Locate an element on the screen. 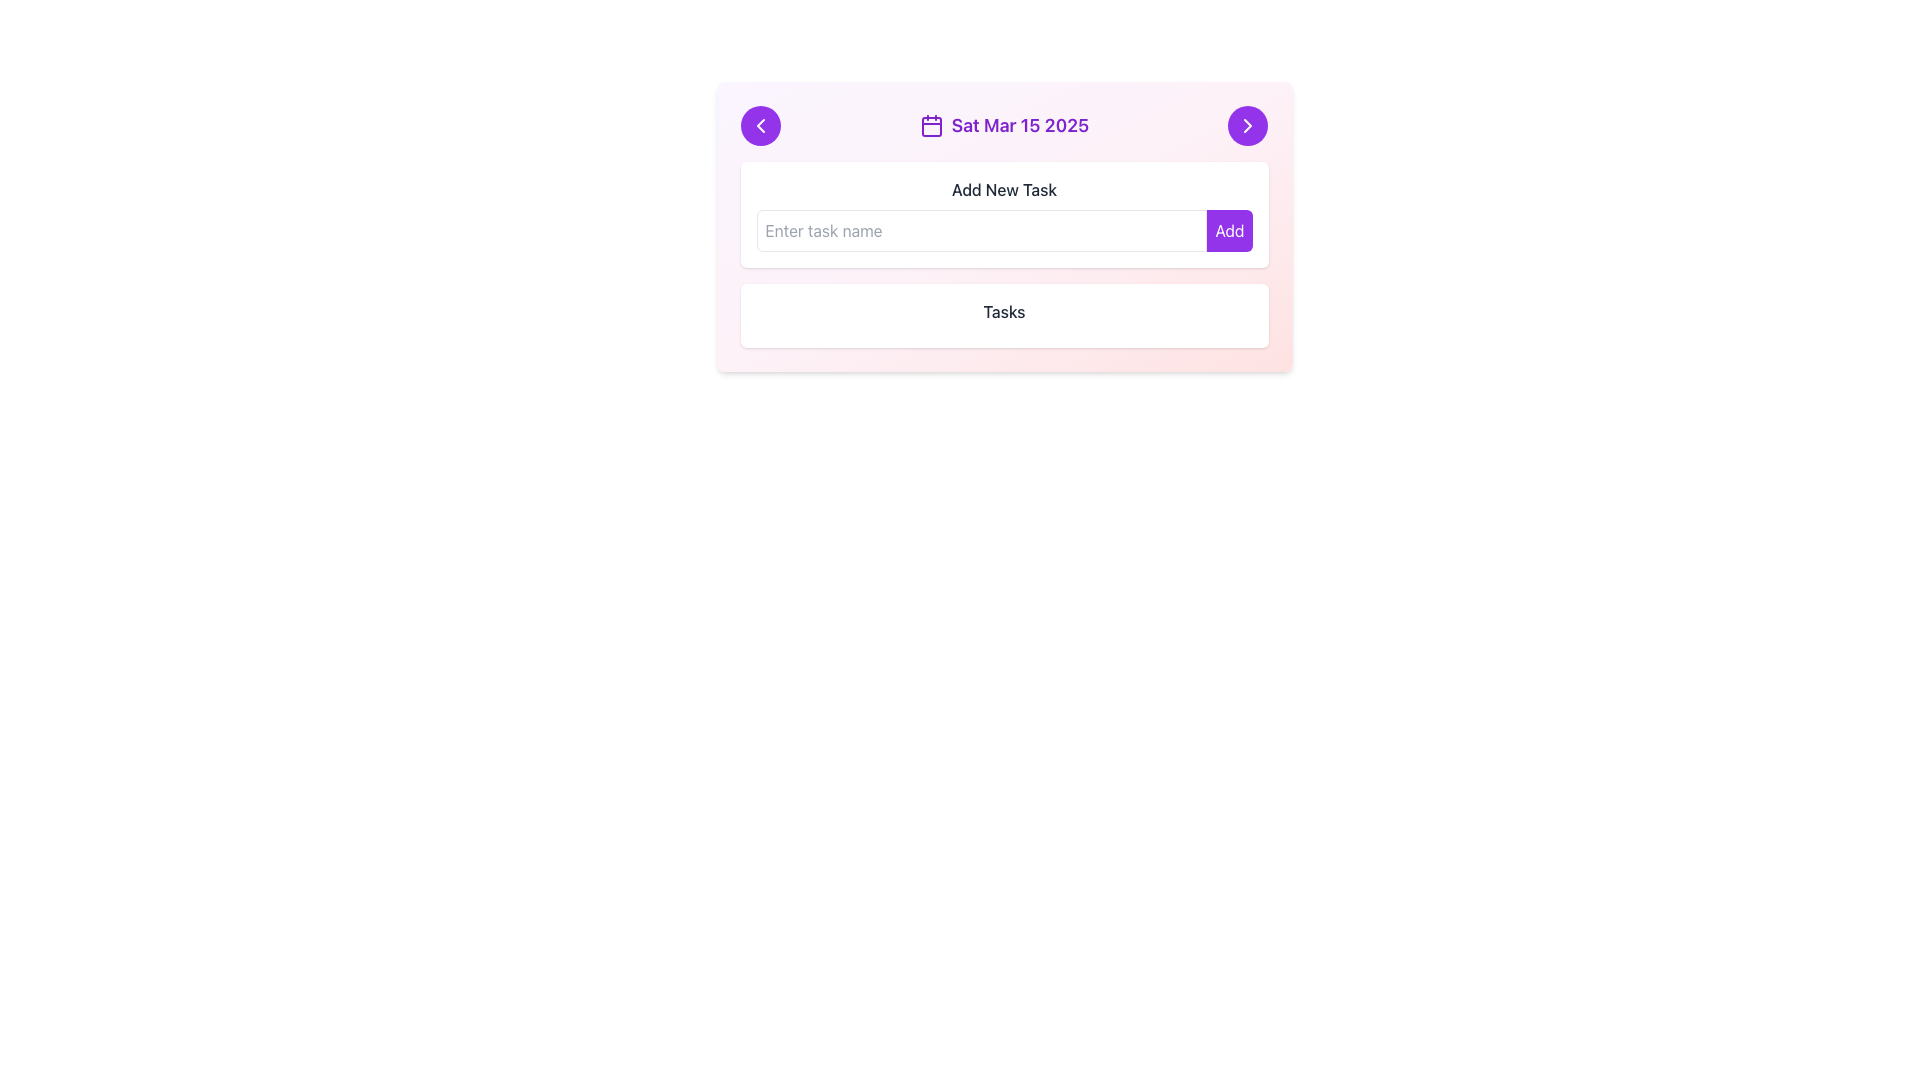 The width and height of the screenshot is (1920, 1080). the chevron-shaped left-pointing arrow icon within the purple circular button located at the top-left corner is located at coordinates (759, 126).